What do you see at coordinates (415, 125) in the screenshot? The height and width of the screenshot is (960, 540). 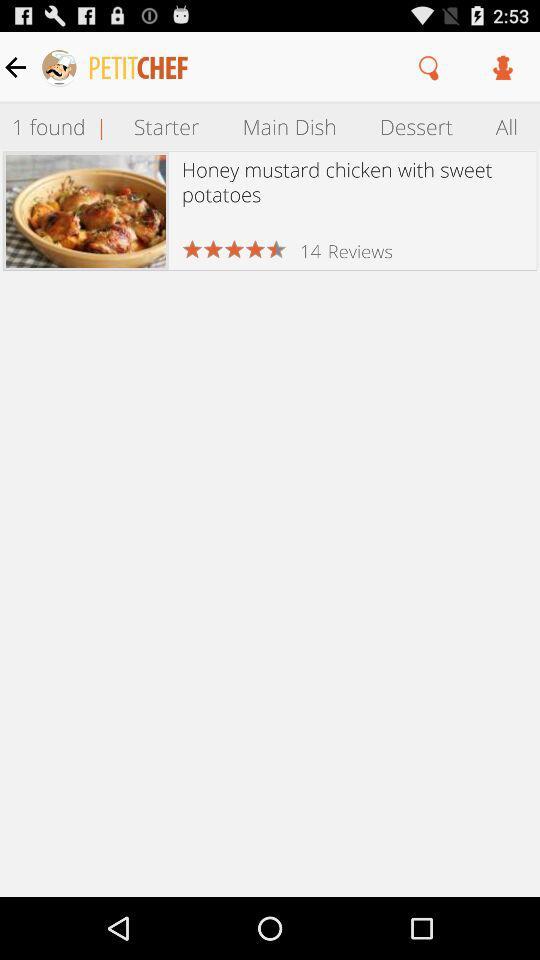 I see `icon next to the main dish icon` at bounding box center [415, 125].